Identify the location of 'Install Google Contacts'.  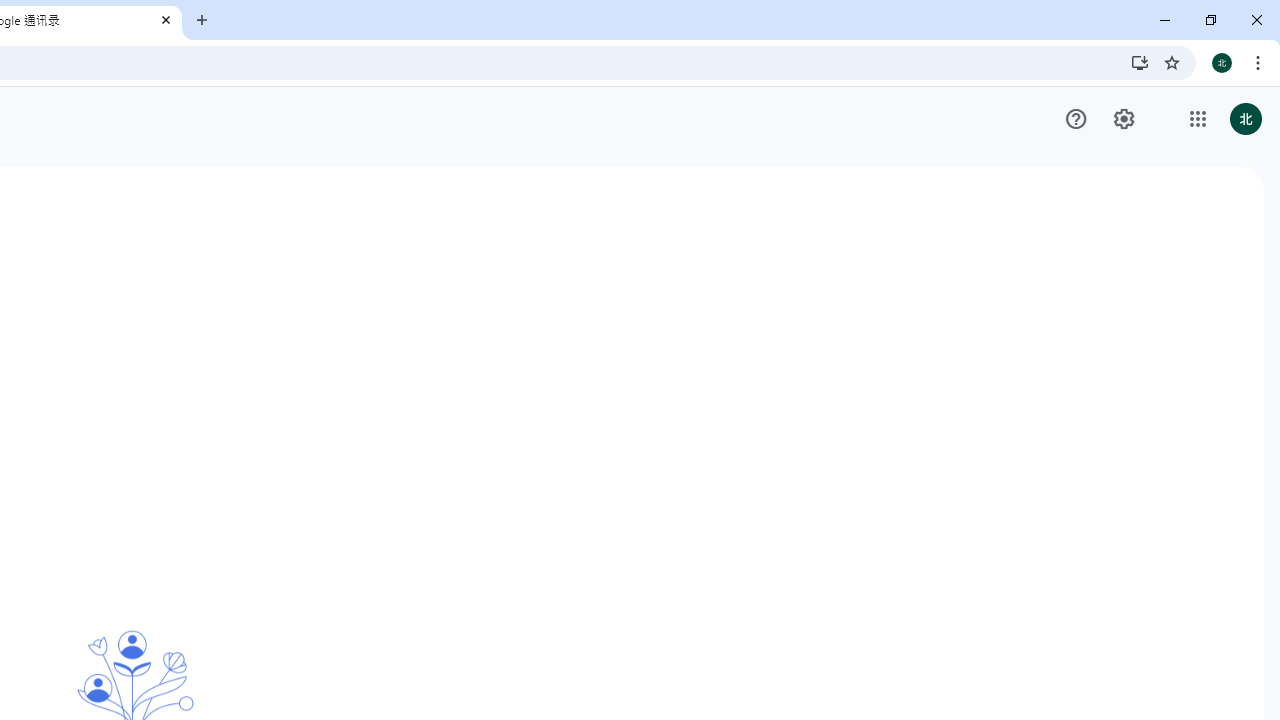
(1139, 61).